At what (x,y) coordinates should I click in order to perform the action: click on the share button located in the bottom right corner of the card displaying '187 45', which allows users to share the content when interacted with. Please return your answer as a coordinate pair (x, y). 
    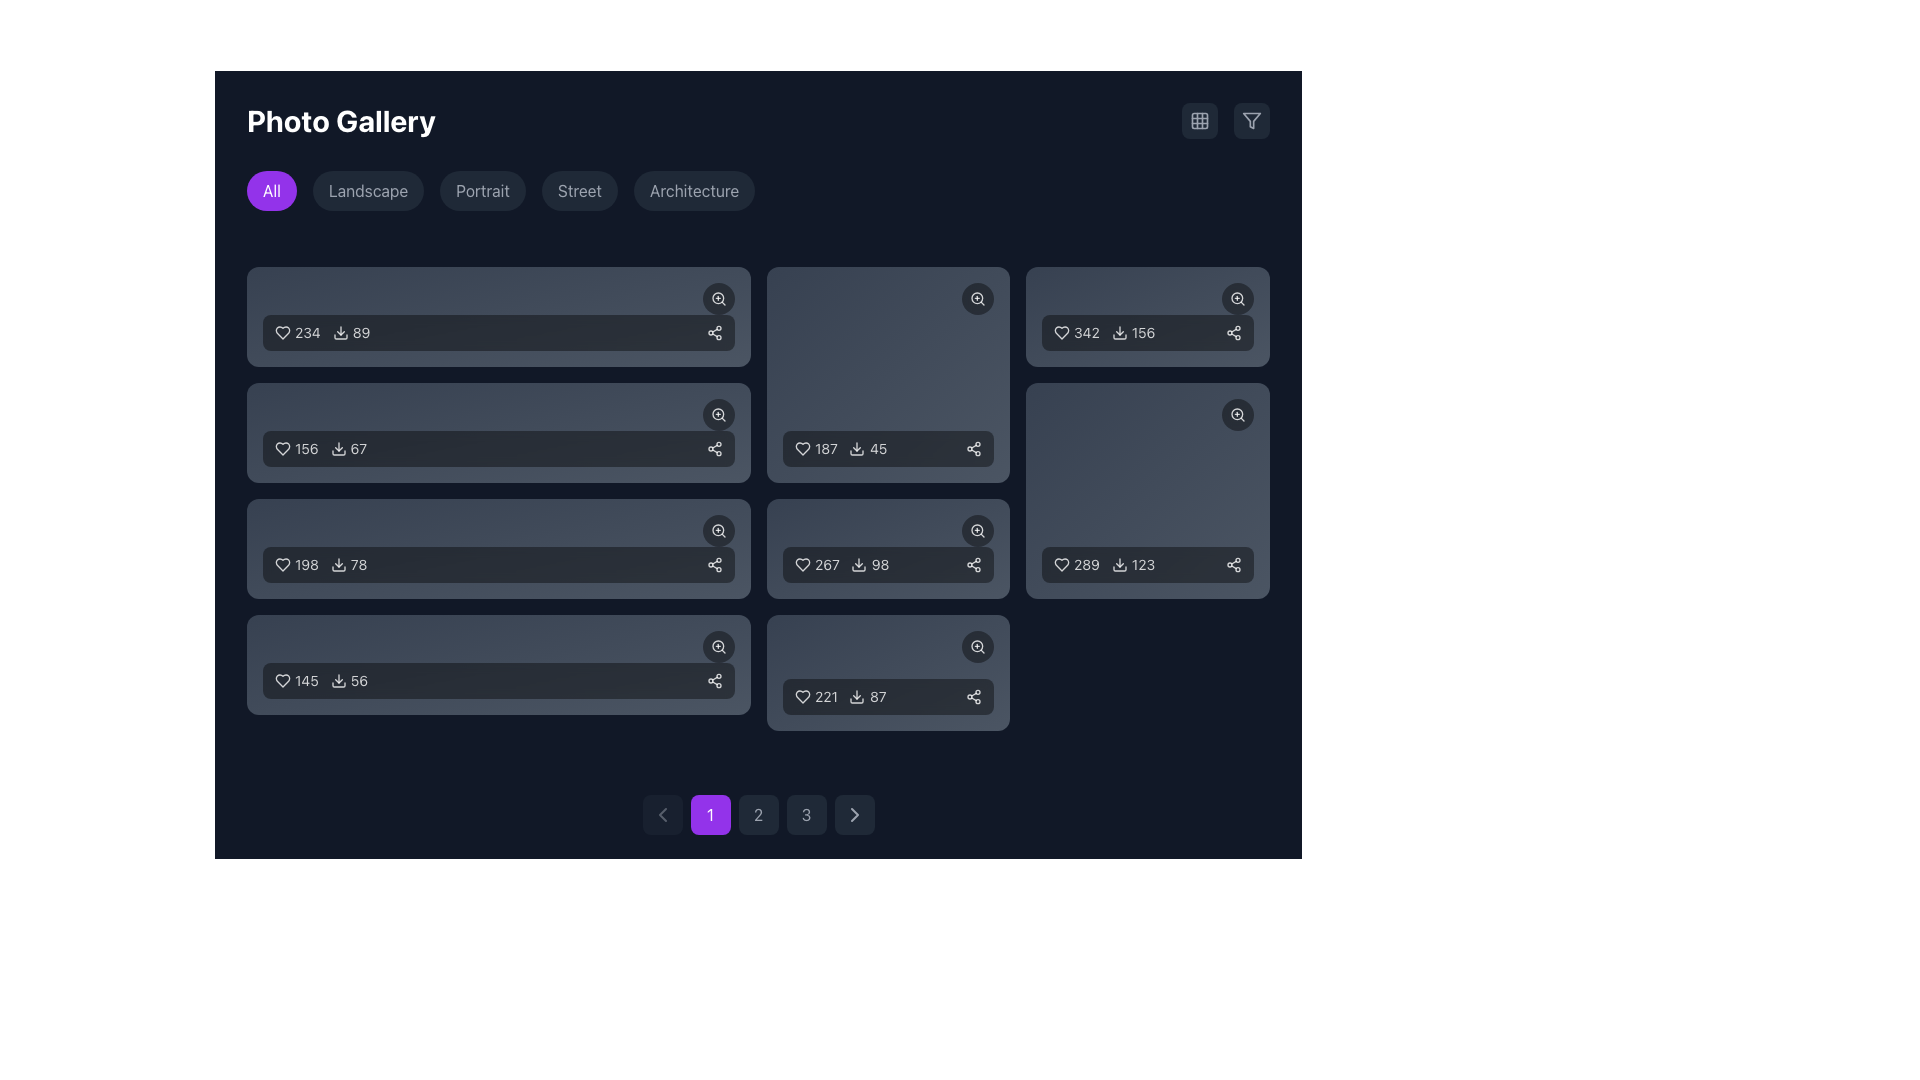
    Looking at the image, I should click on (974, 447).